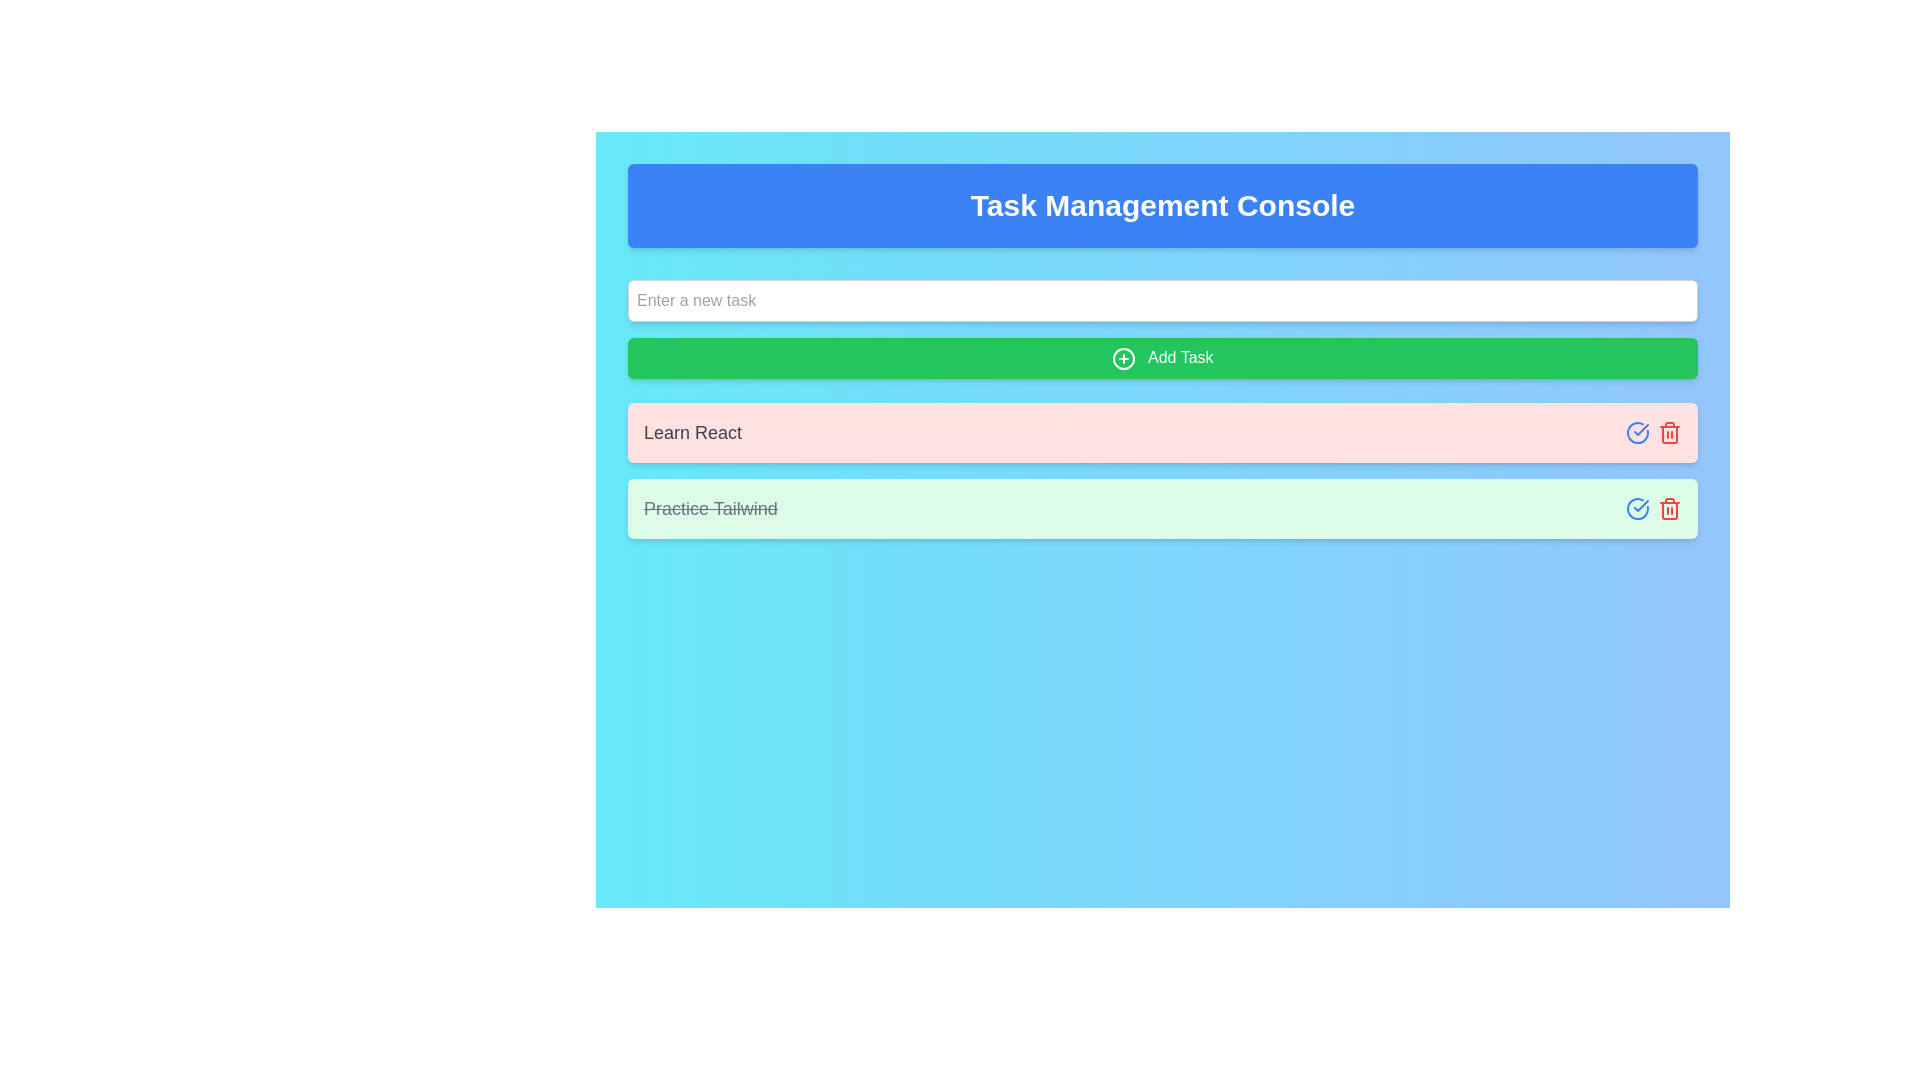 This screenshot has height=1080, width=1920. I want to click on the checkmark icon, so click(1641, 428).